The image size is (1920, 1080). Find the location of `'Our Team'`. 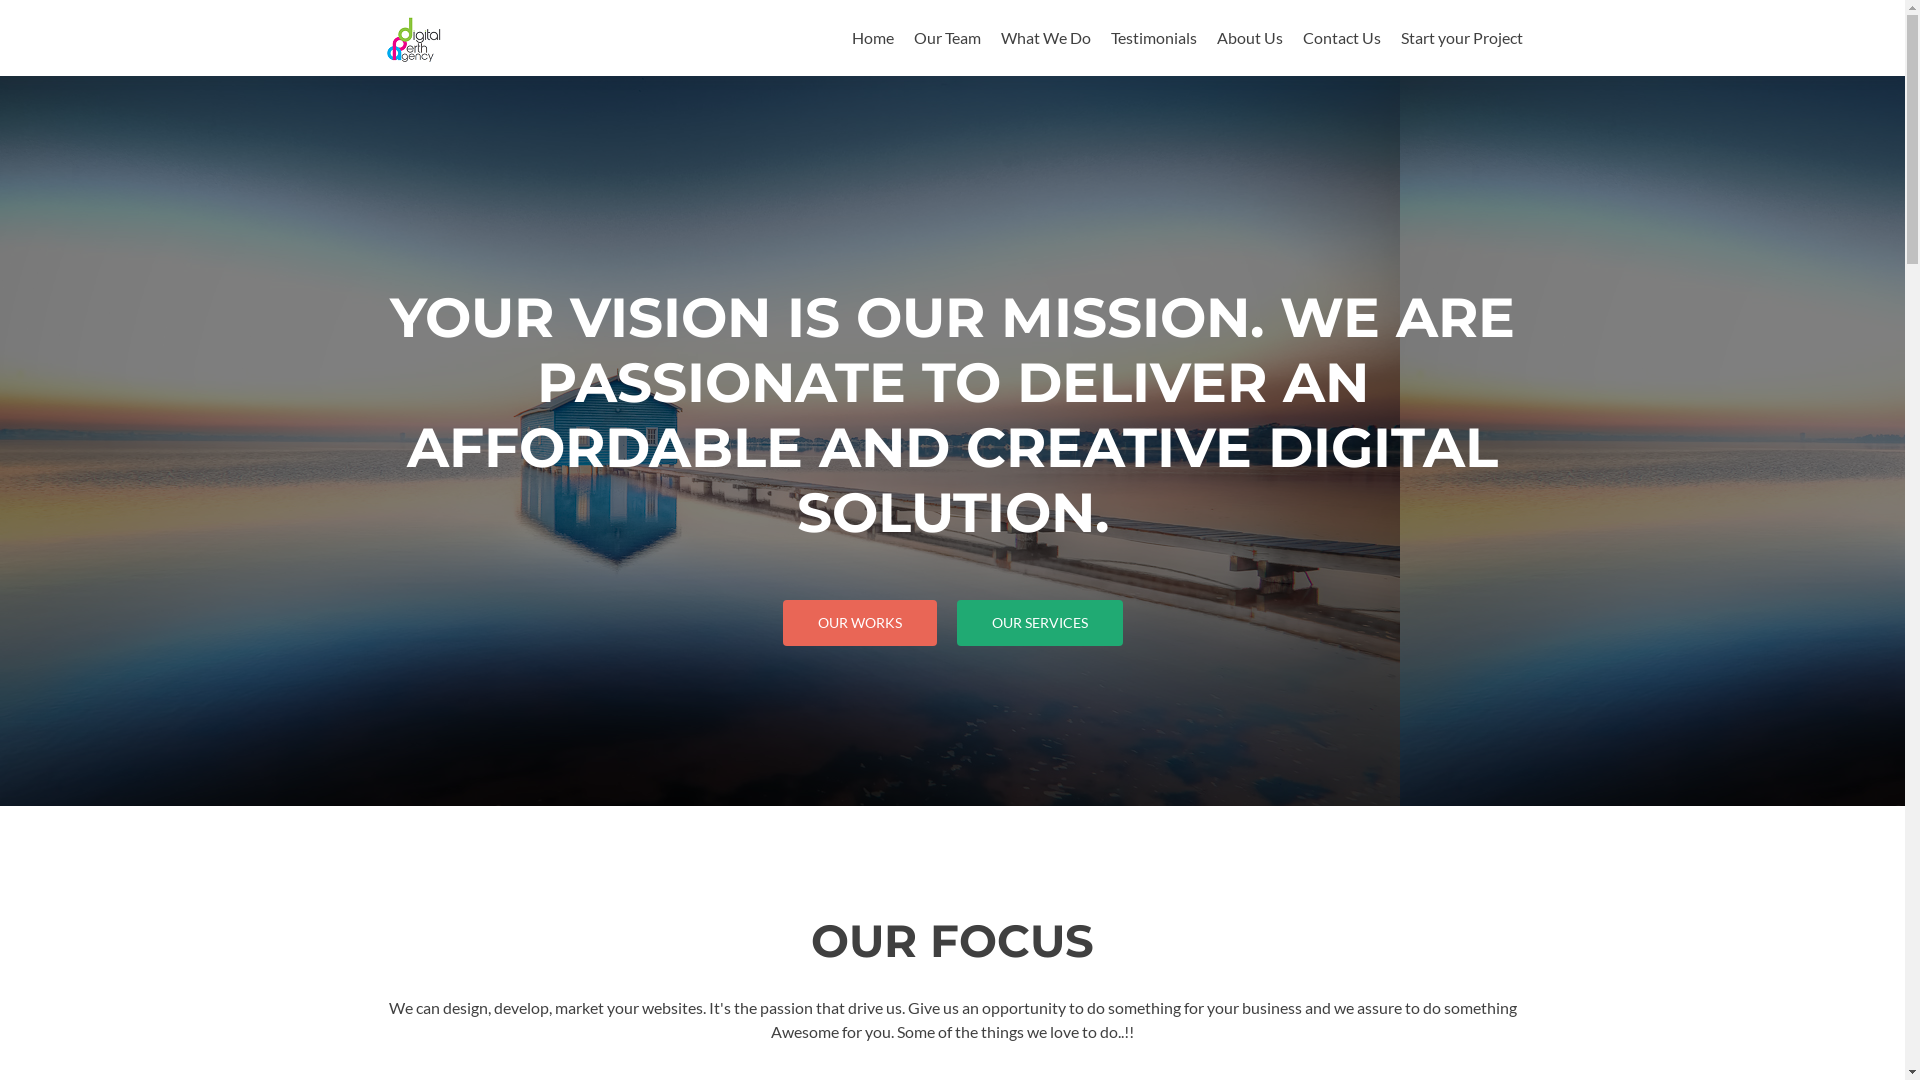

'Our Team' is located at coordinates (912, 37).